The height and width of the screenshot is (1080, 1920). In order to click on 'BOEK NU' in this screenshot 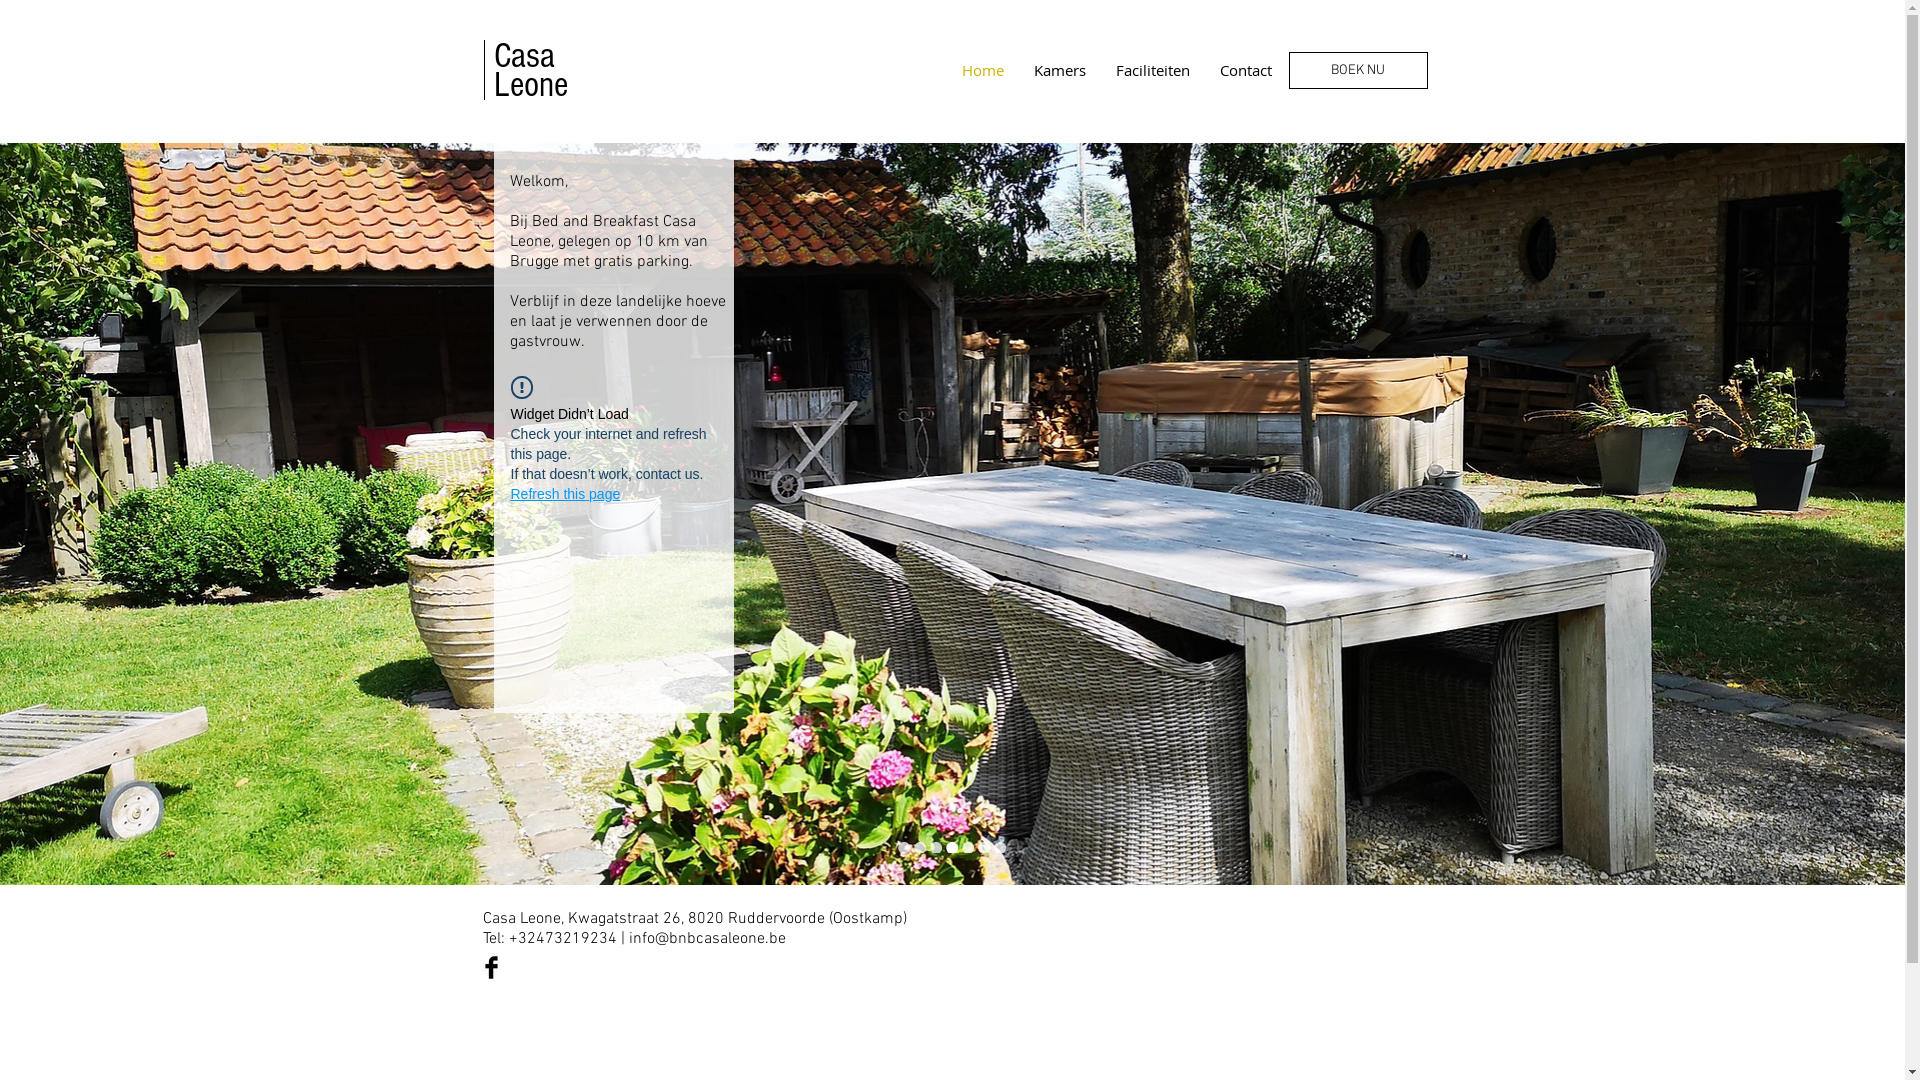, I will do `click(1357, 69)`.